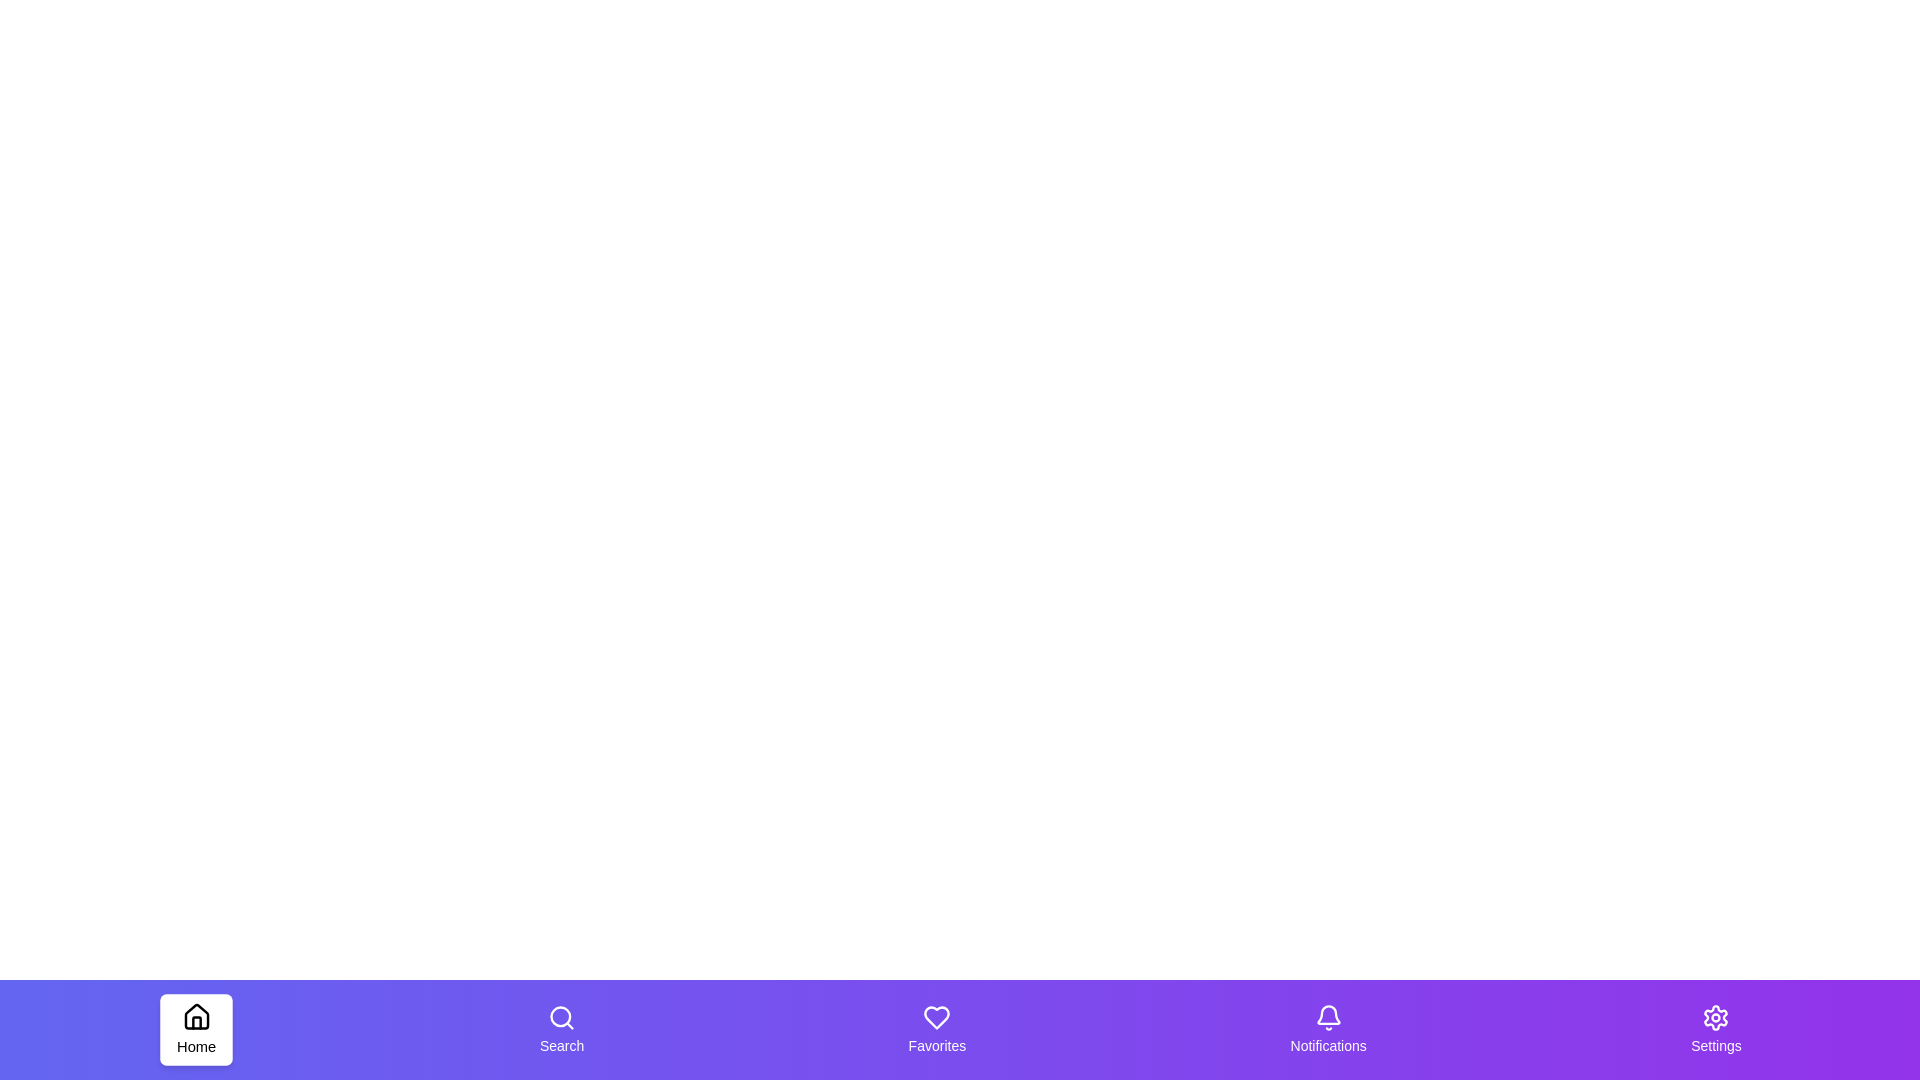  What do you see at coordinates (936, 1029) in the screenshot?
I see `the tab labeled Favorites` at bounding box center [936, 1029].